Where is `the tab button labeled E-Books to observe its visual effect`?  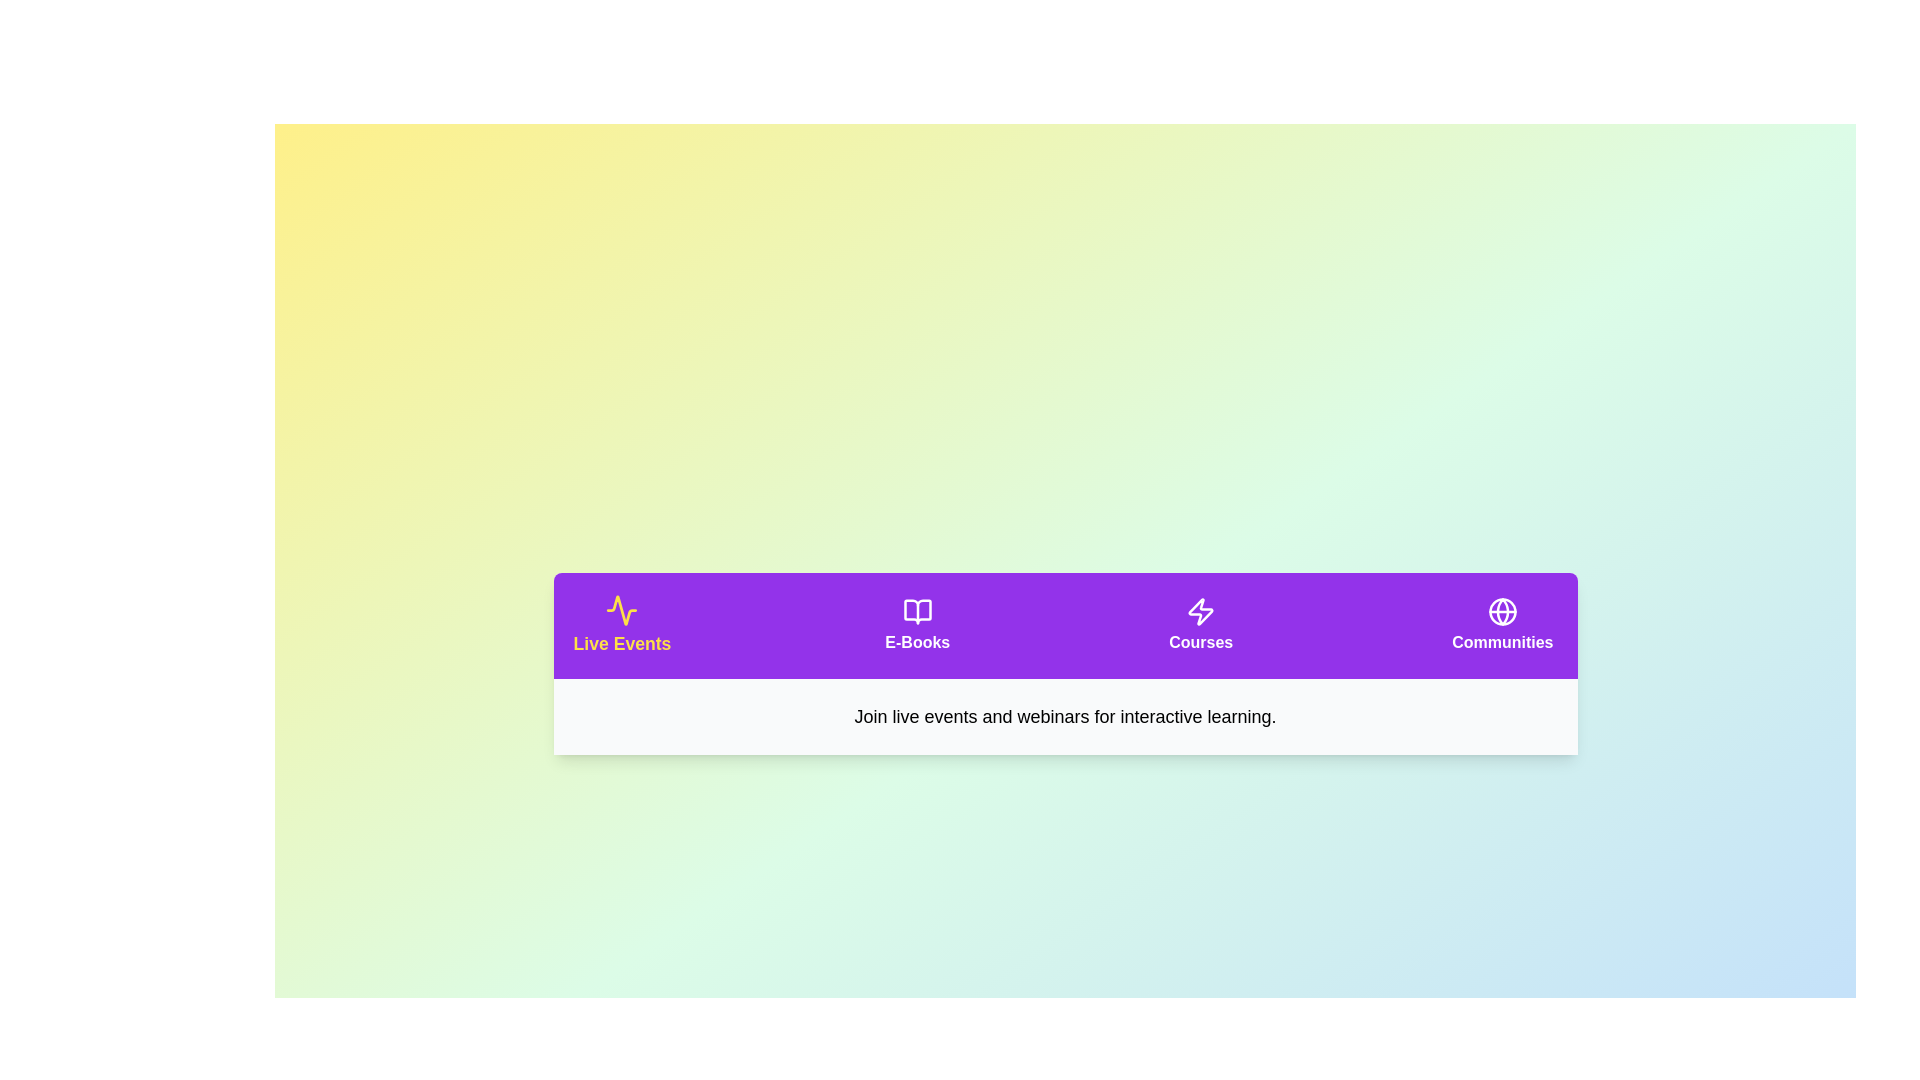
the tab button labeled E-Books to observe its visual effect is located at coordinates (916, 624).